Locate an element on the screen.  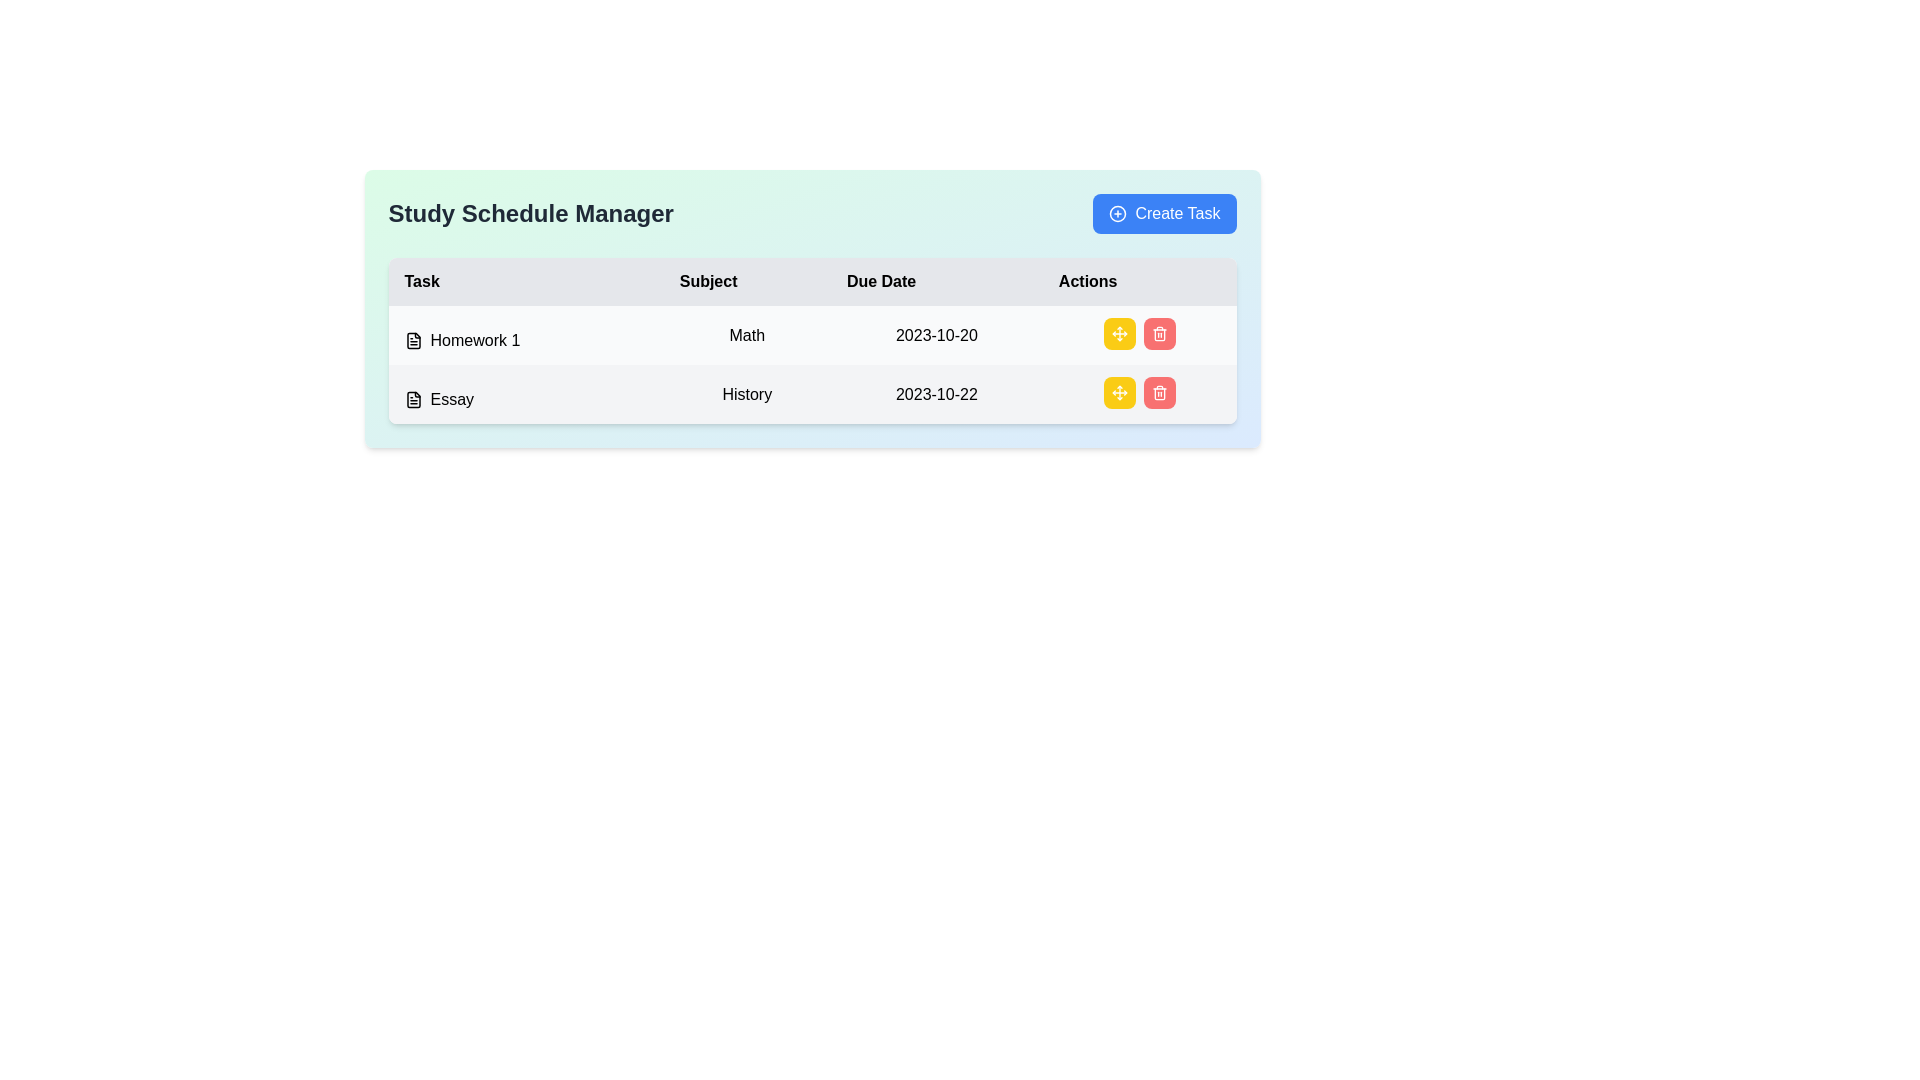
the non-editable text displaying the due date '2023-10-20' for the task 'Homework 1' in the central column under the 'Due Date' header is located at coordinates (935, 334).